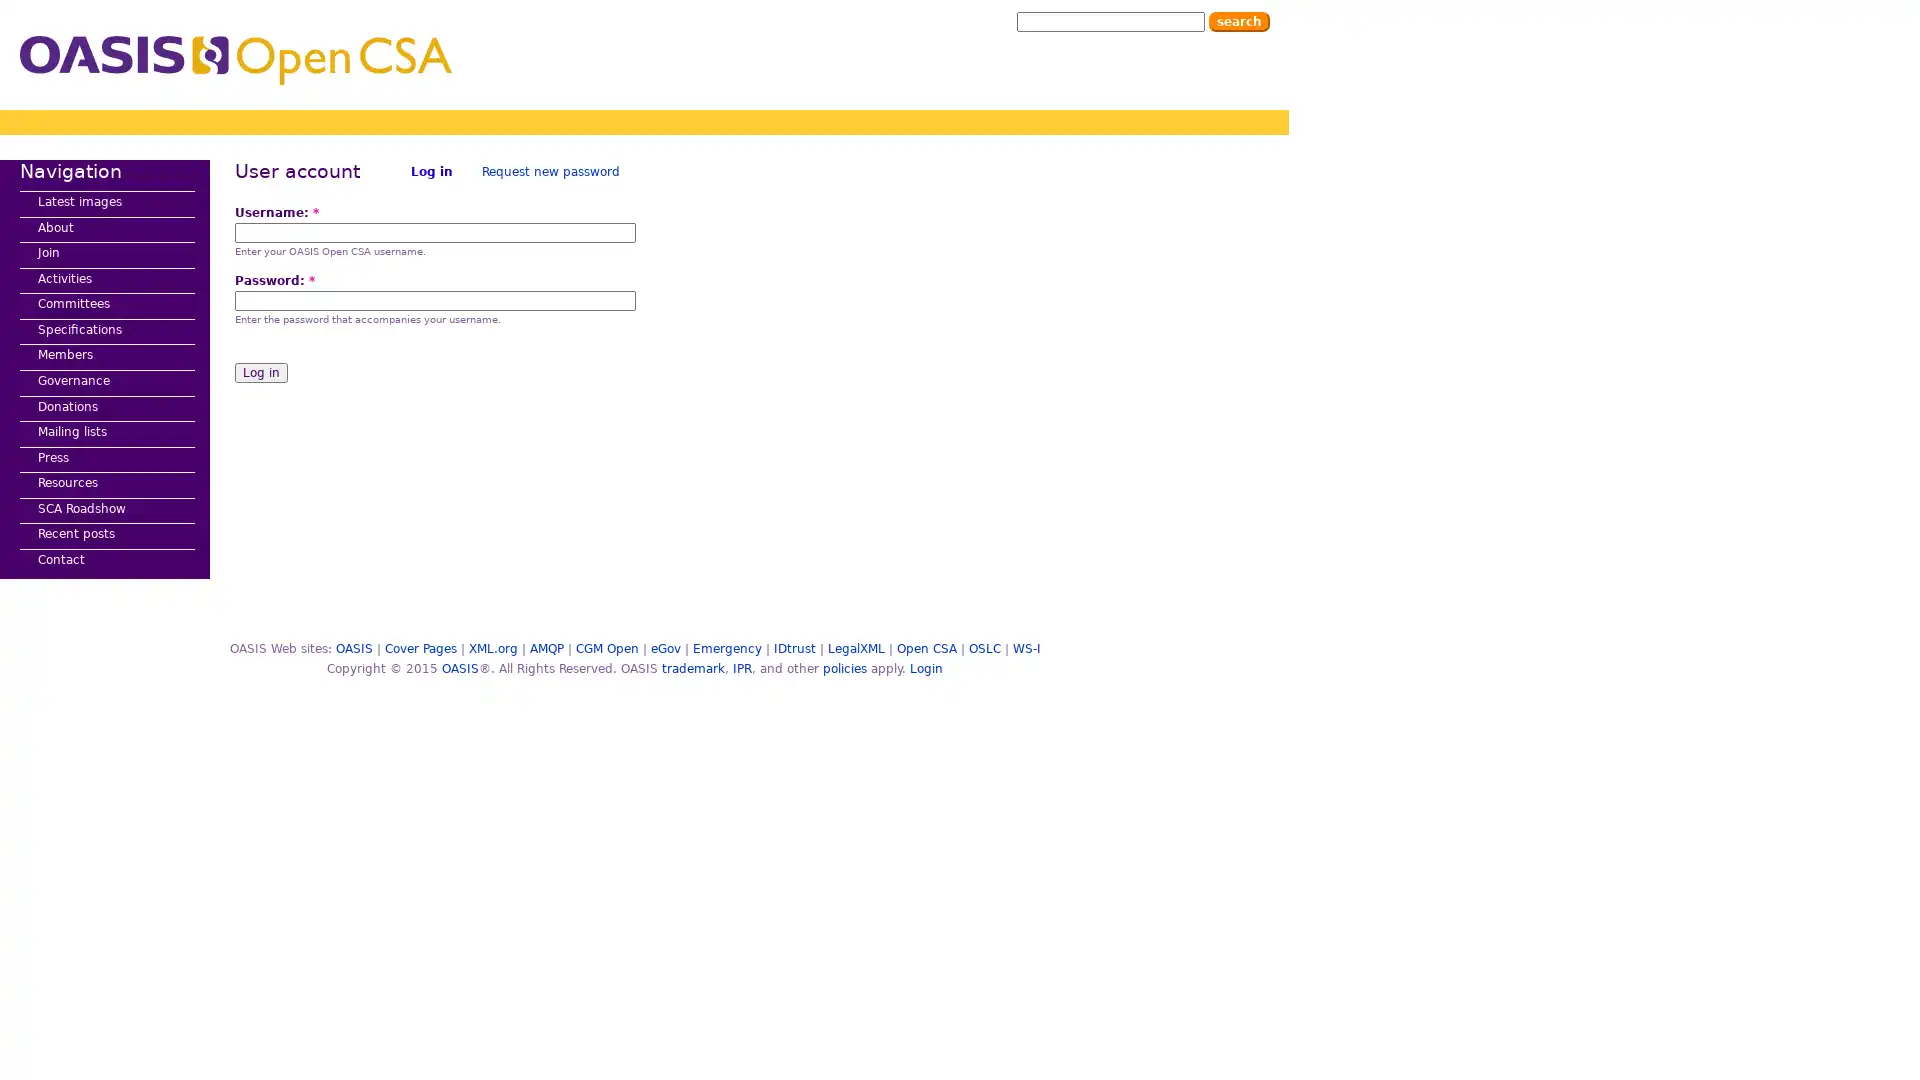  What do you see at coordinates (1238, 22) in the screenshot?
I see `Search` at bounding box center [1238, 22].